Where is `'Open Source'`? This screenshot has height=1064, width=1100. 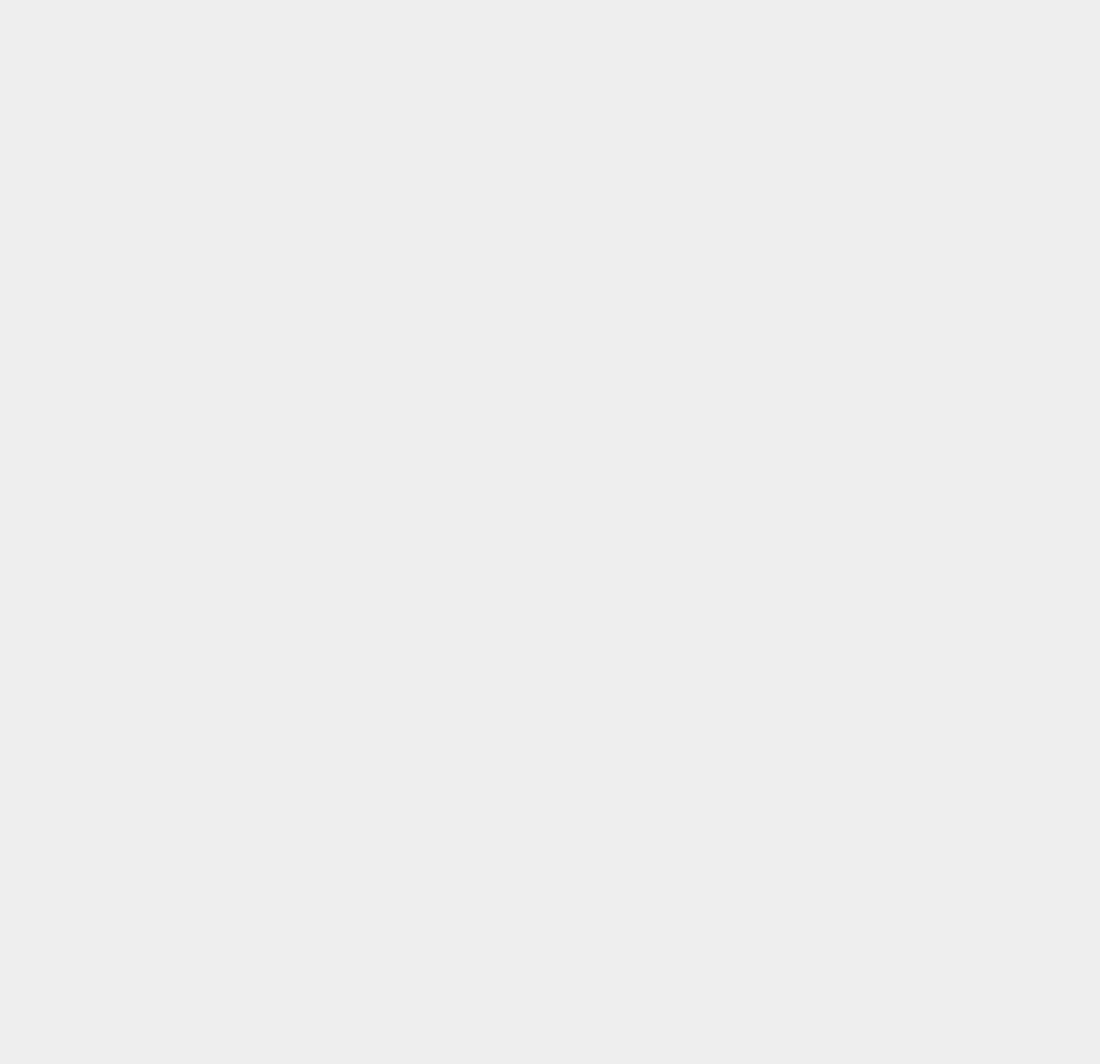 'Open Source' is located at coordinates (817, 940).